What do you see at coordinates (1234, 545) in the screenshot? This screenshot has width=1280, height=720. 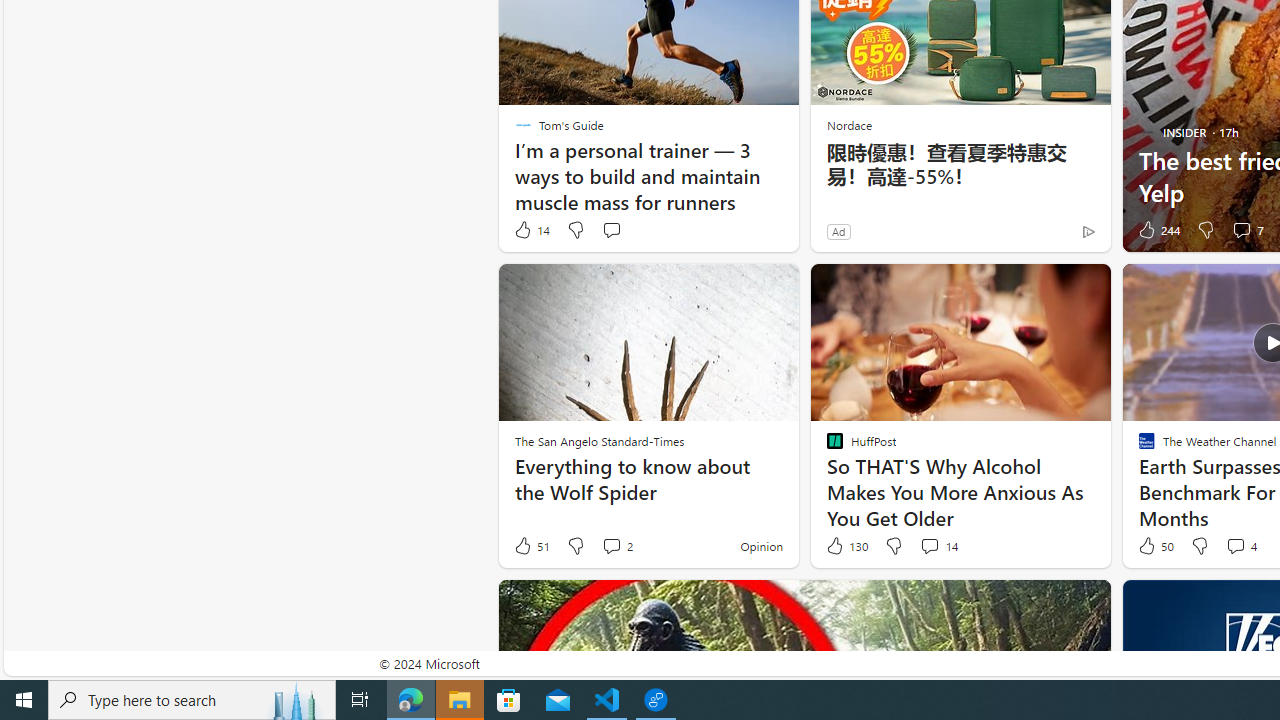 I see `'View comments 4 Comment'` at bounding box center [1234, 545].